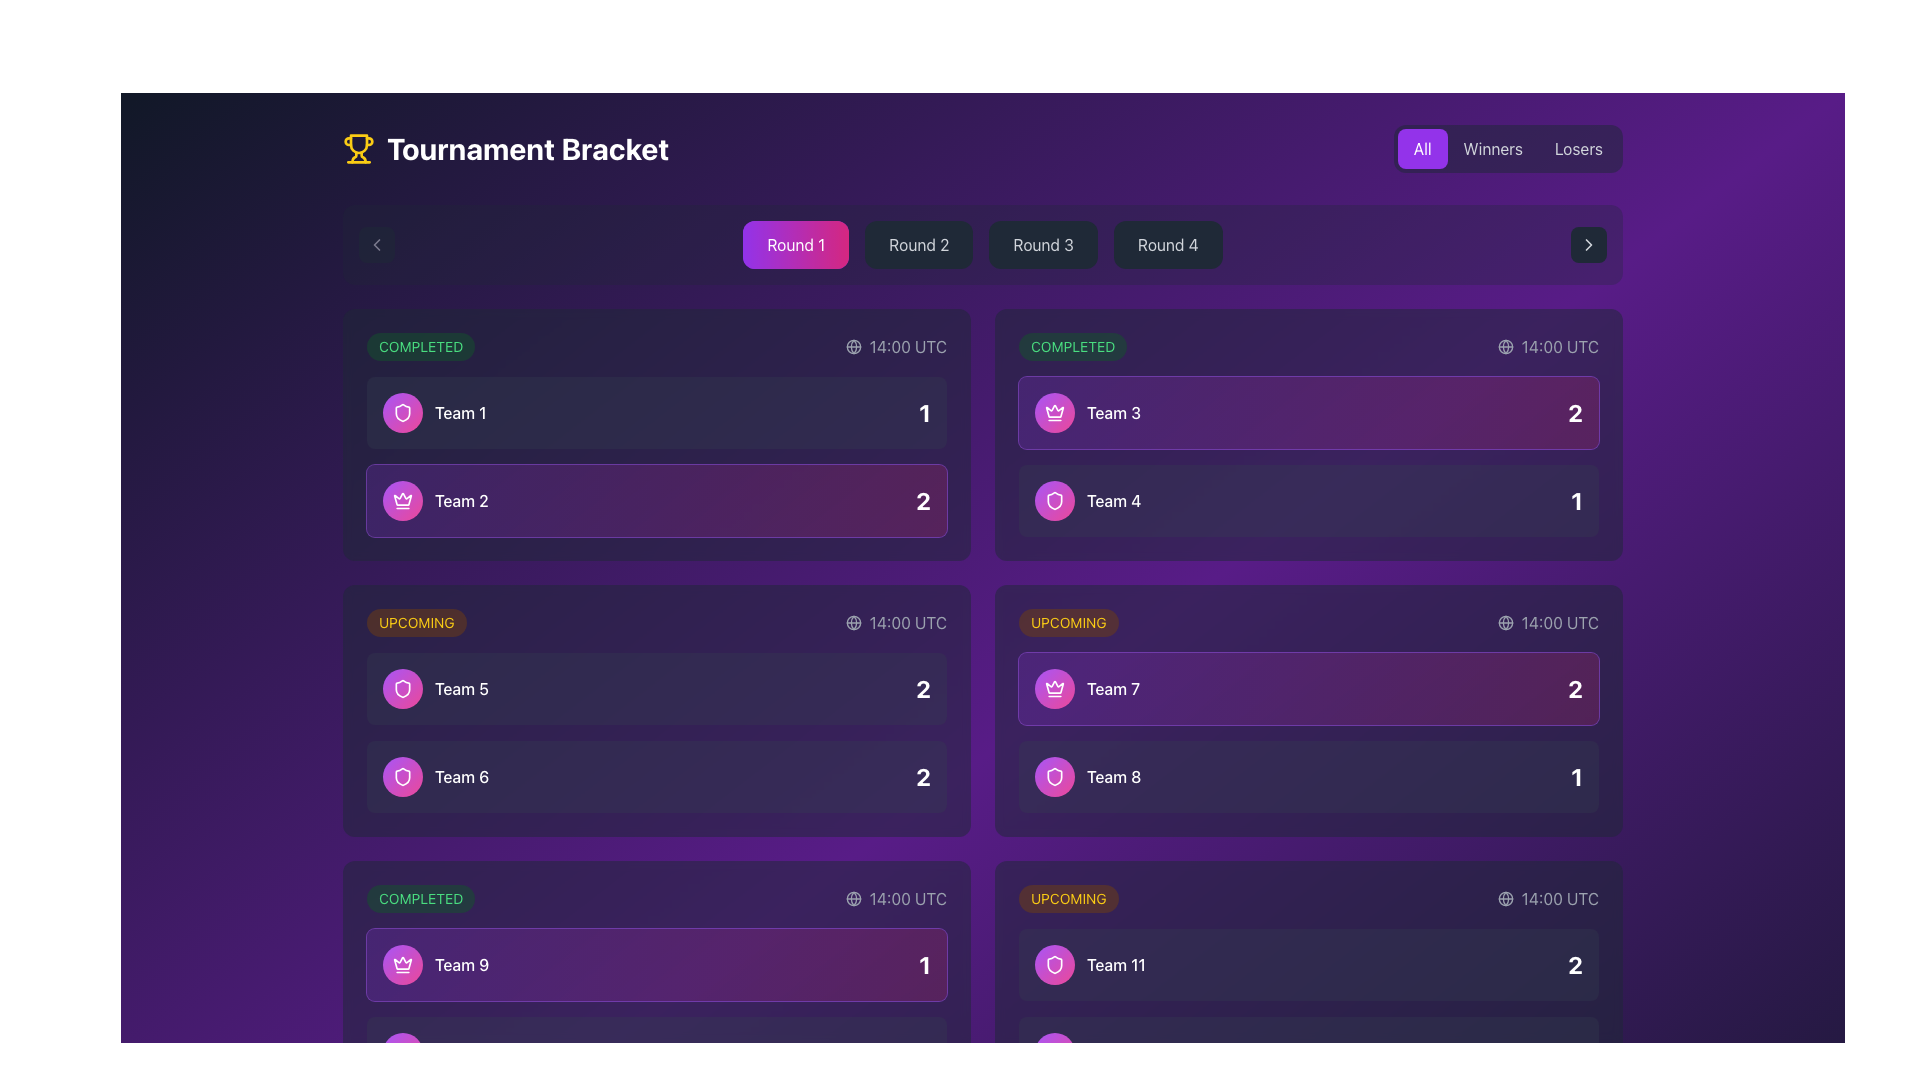  I want to click on the globe icon located to the left of the text '14:00 UTC' in the second row of the 'UPCOMING' card, positioned in the left column of the interface, so click(853, 622).